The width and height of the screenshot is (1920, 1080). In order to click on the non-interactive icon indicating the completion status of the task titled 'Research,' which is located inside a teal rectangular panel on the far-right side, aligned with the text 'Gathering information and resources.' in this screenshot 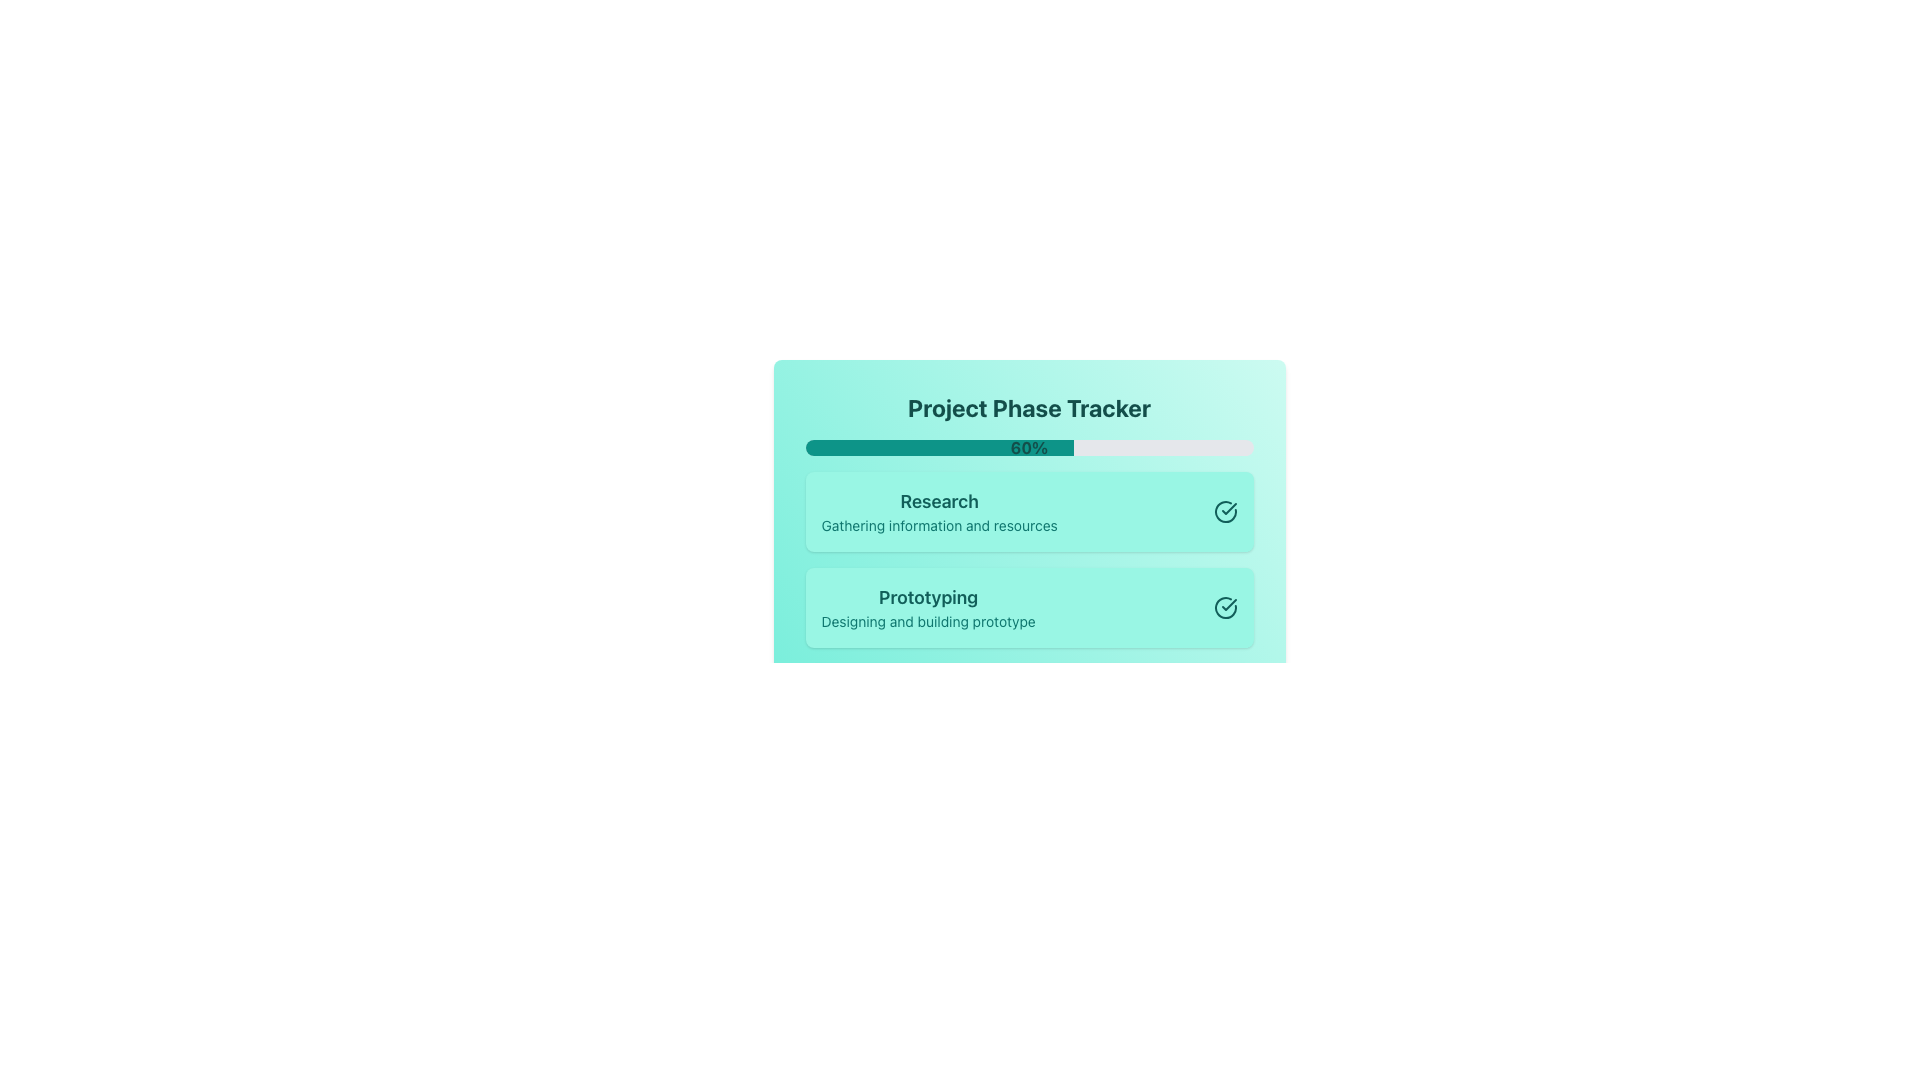, I will do `click(1227, 508)`.